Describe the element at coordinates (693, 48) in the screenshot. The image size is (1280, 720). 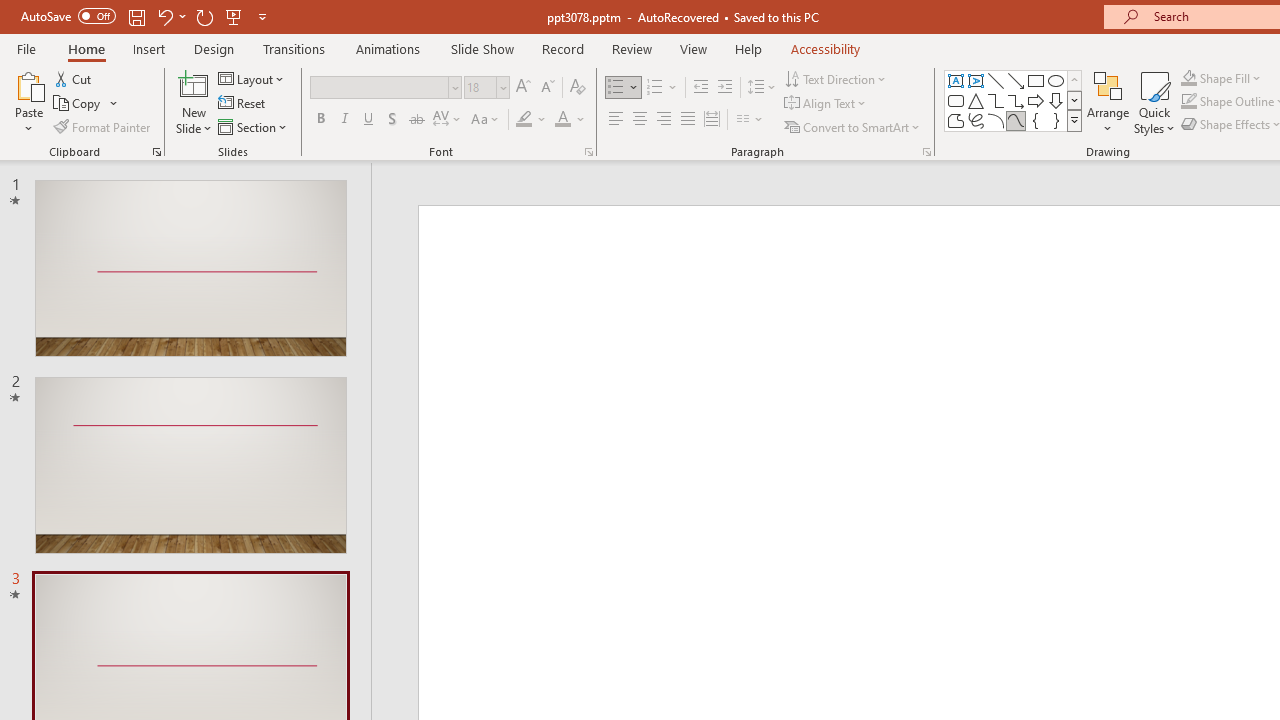
I see `'View'` at that location.